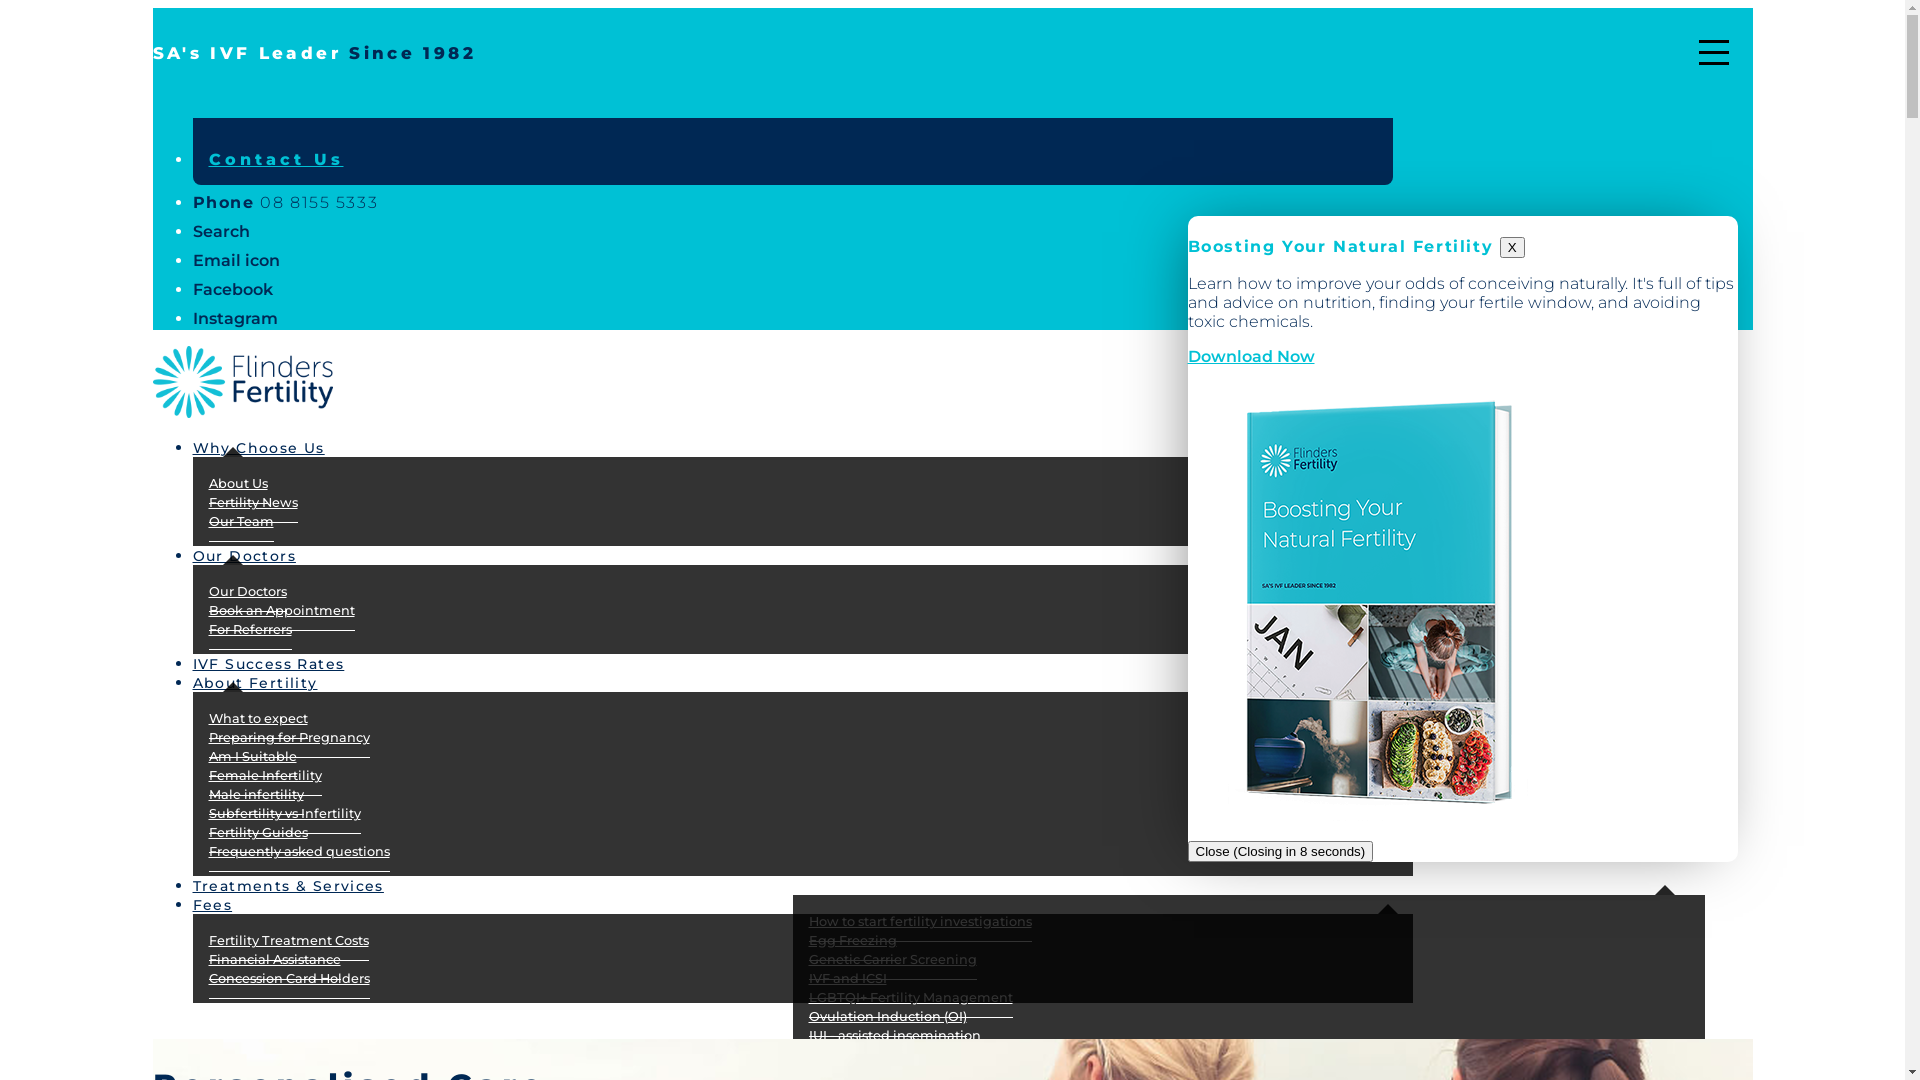 The width and height of the screenshot is (1920, 1080). I want to click on 'IVF Success Rates', so click(282, 659).